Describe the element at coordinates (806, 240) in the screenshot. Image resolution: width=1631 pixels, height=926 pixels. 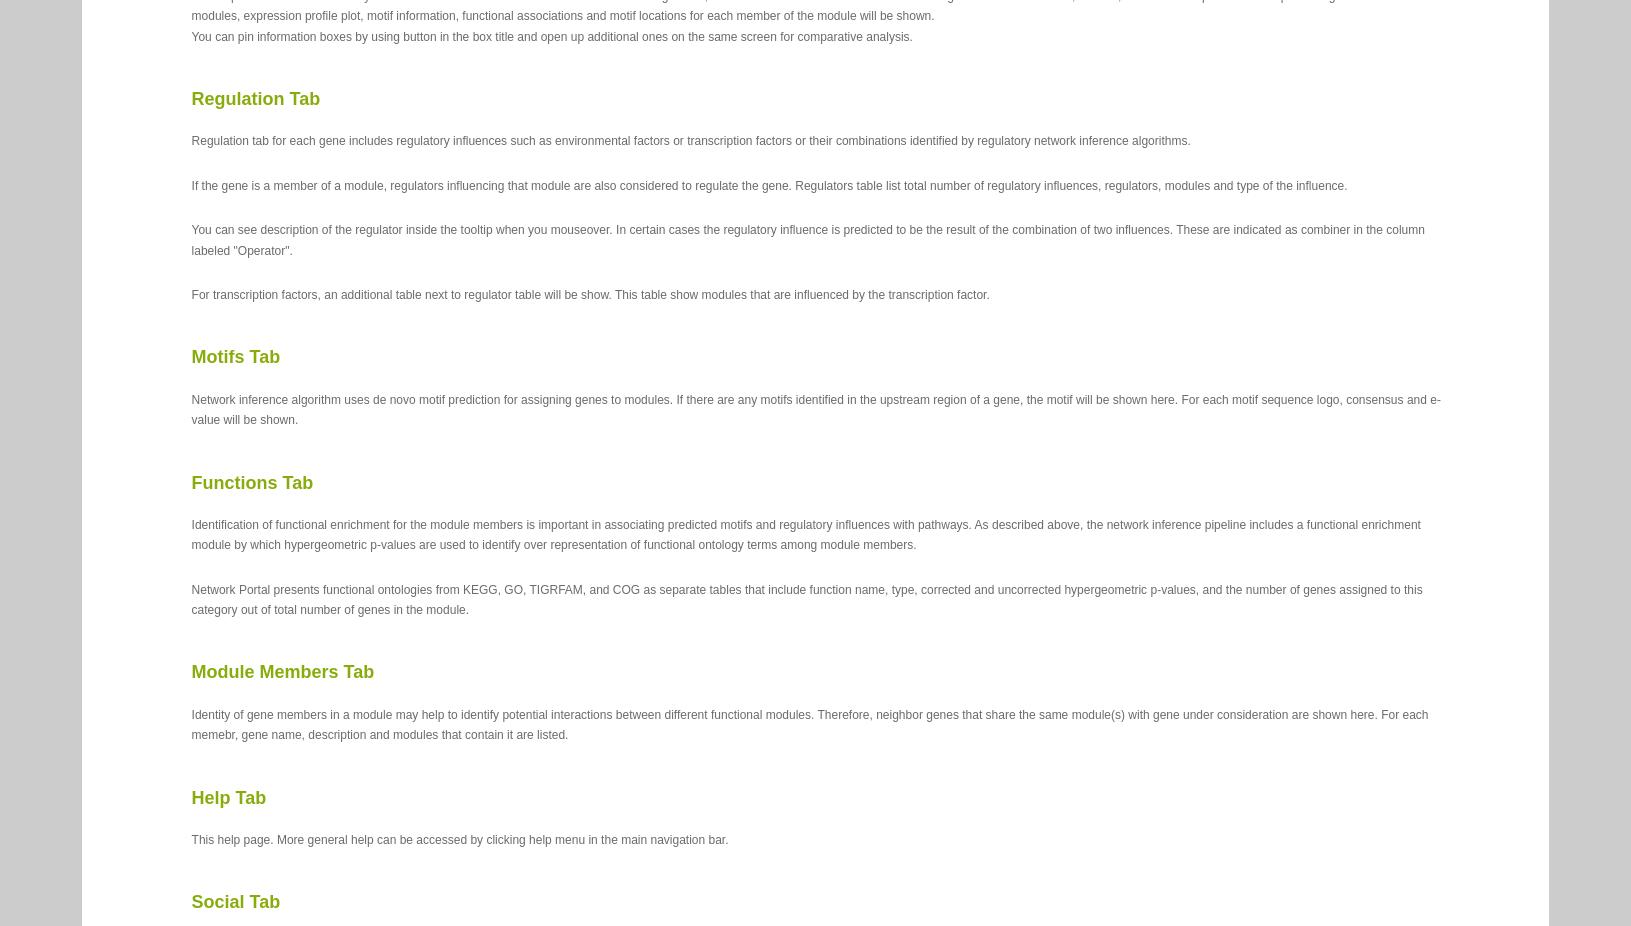
I see `'You can see description of the regulator inside the tooltip when you mouseover. In certain cases the regulatory influence is predicted to be the result of the combination of two influences. These are indicated as combiner in the column labeled "Operator".'` at that location.